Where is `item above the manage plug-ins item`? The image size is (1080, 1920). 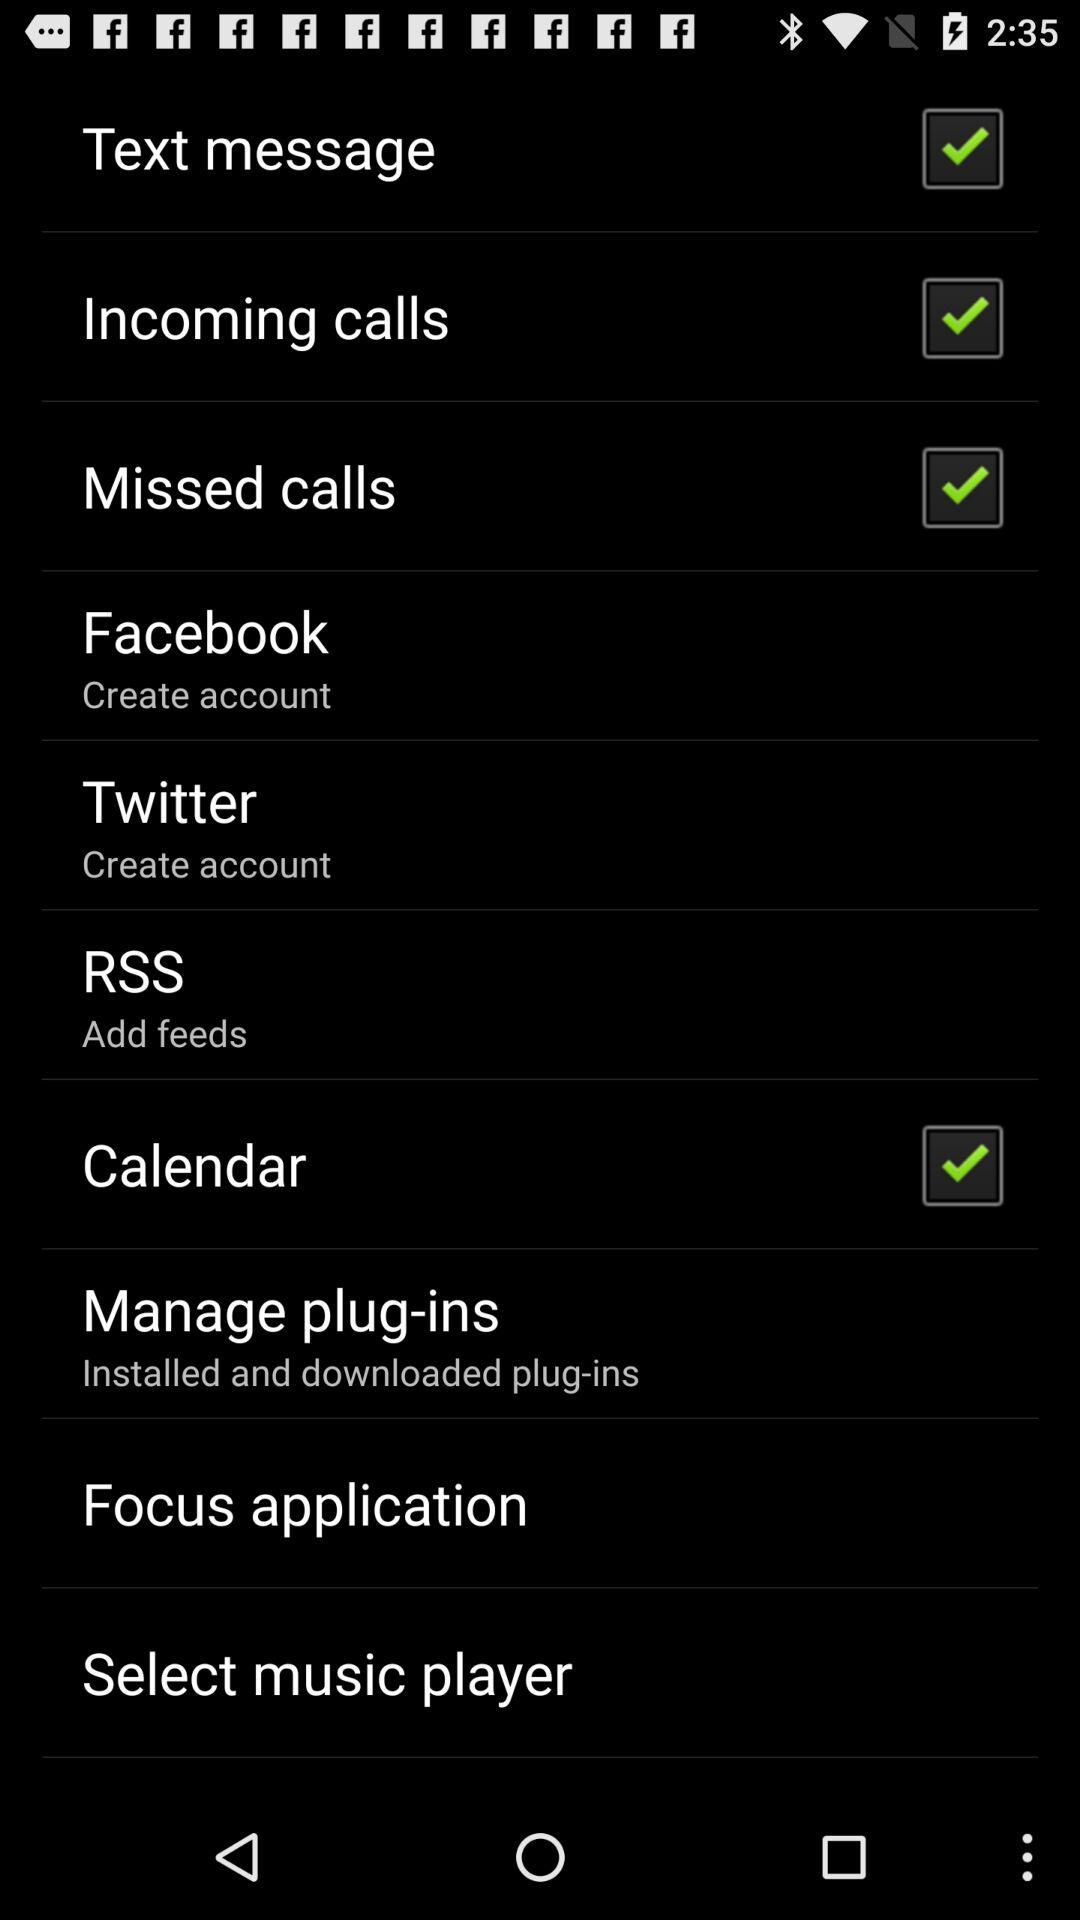
item above the manage plug-ins item is located at coordinates (194, 1163).